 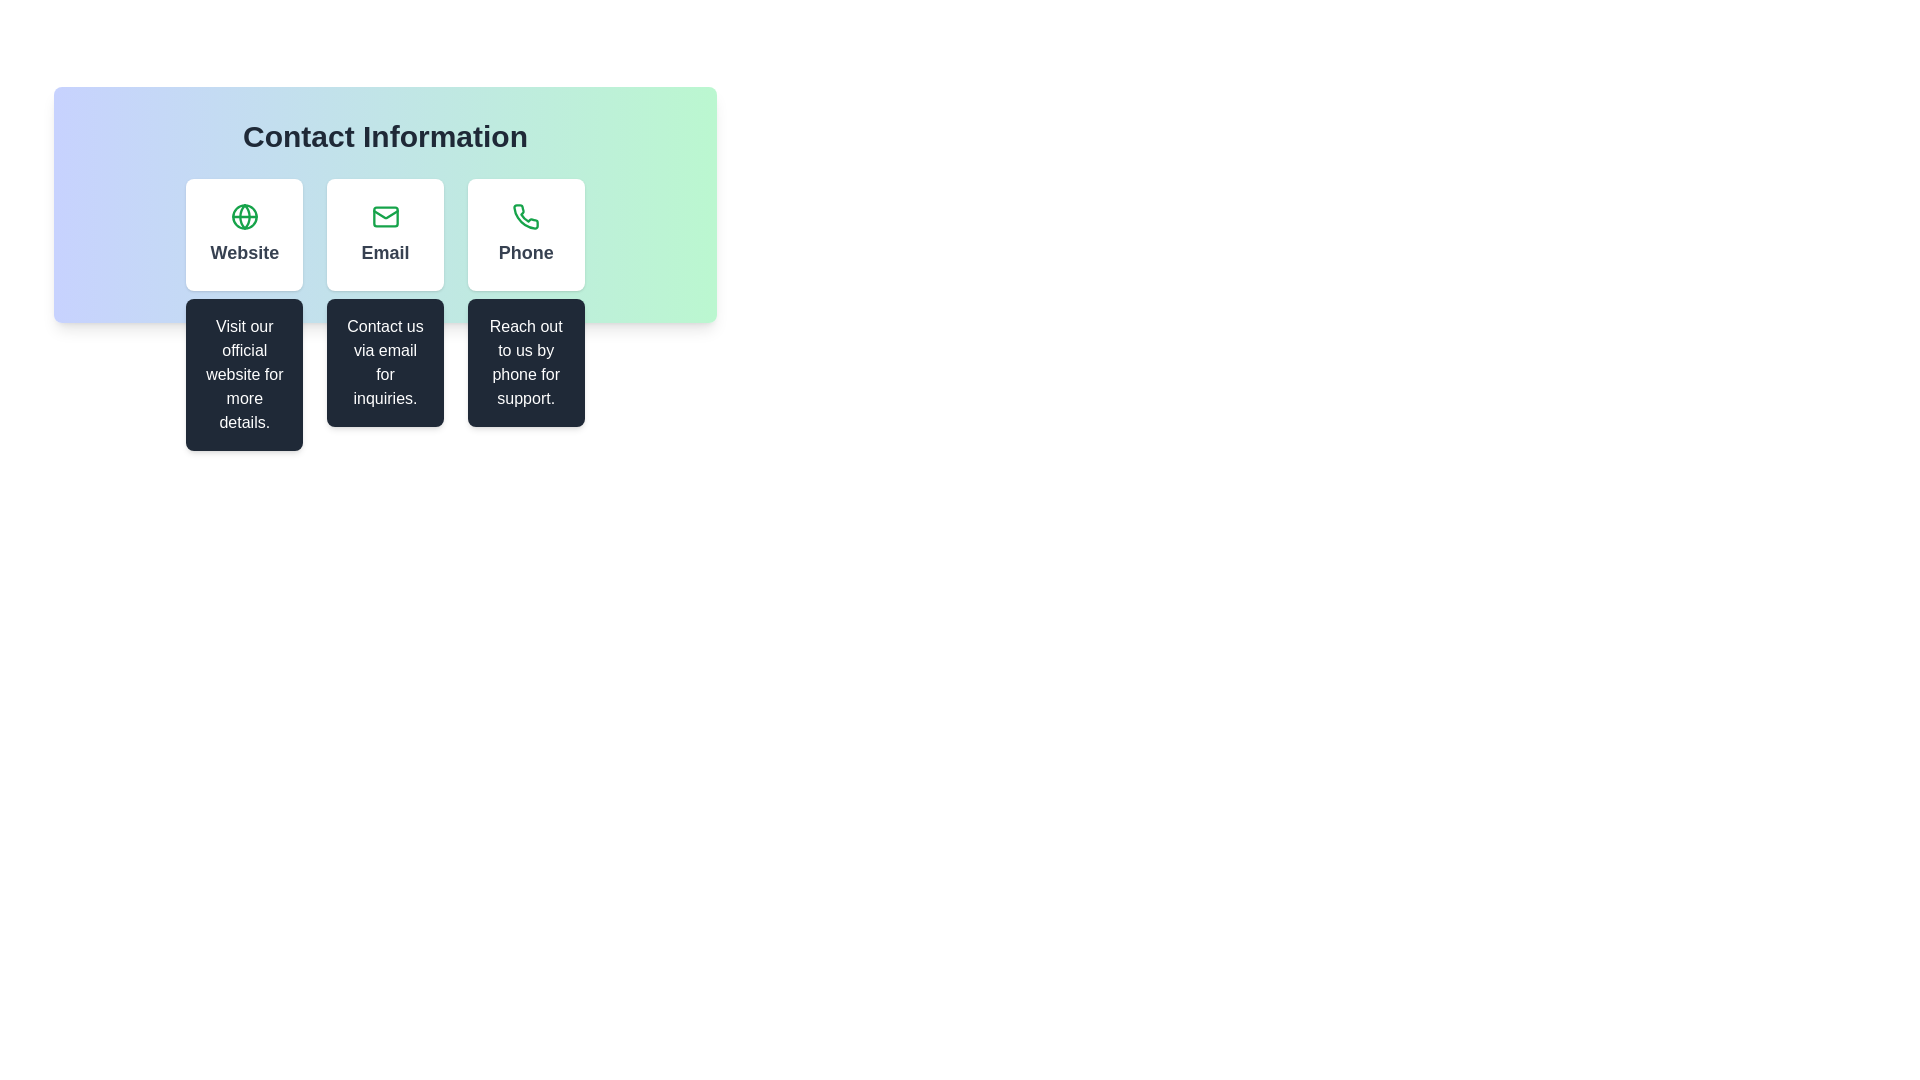 I want to click on the circular graphic element of the globe icon located at the top of the Website section, to the left of the Email and Phone sections, so click(x=243, y=216).